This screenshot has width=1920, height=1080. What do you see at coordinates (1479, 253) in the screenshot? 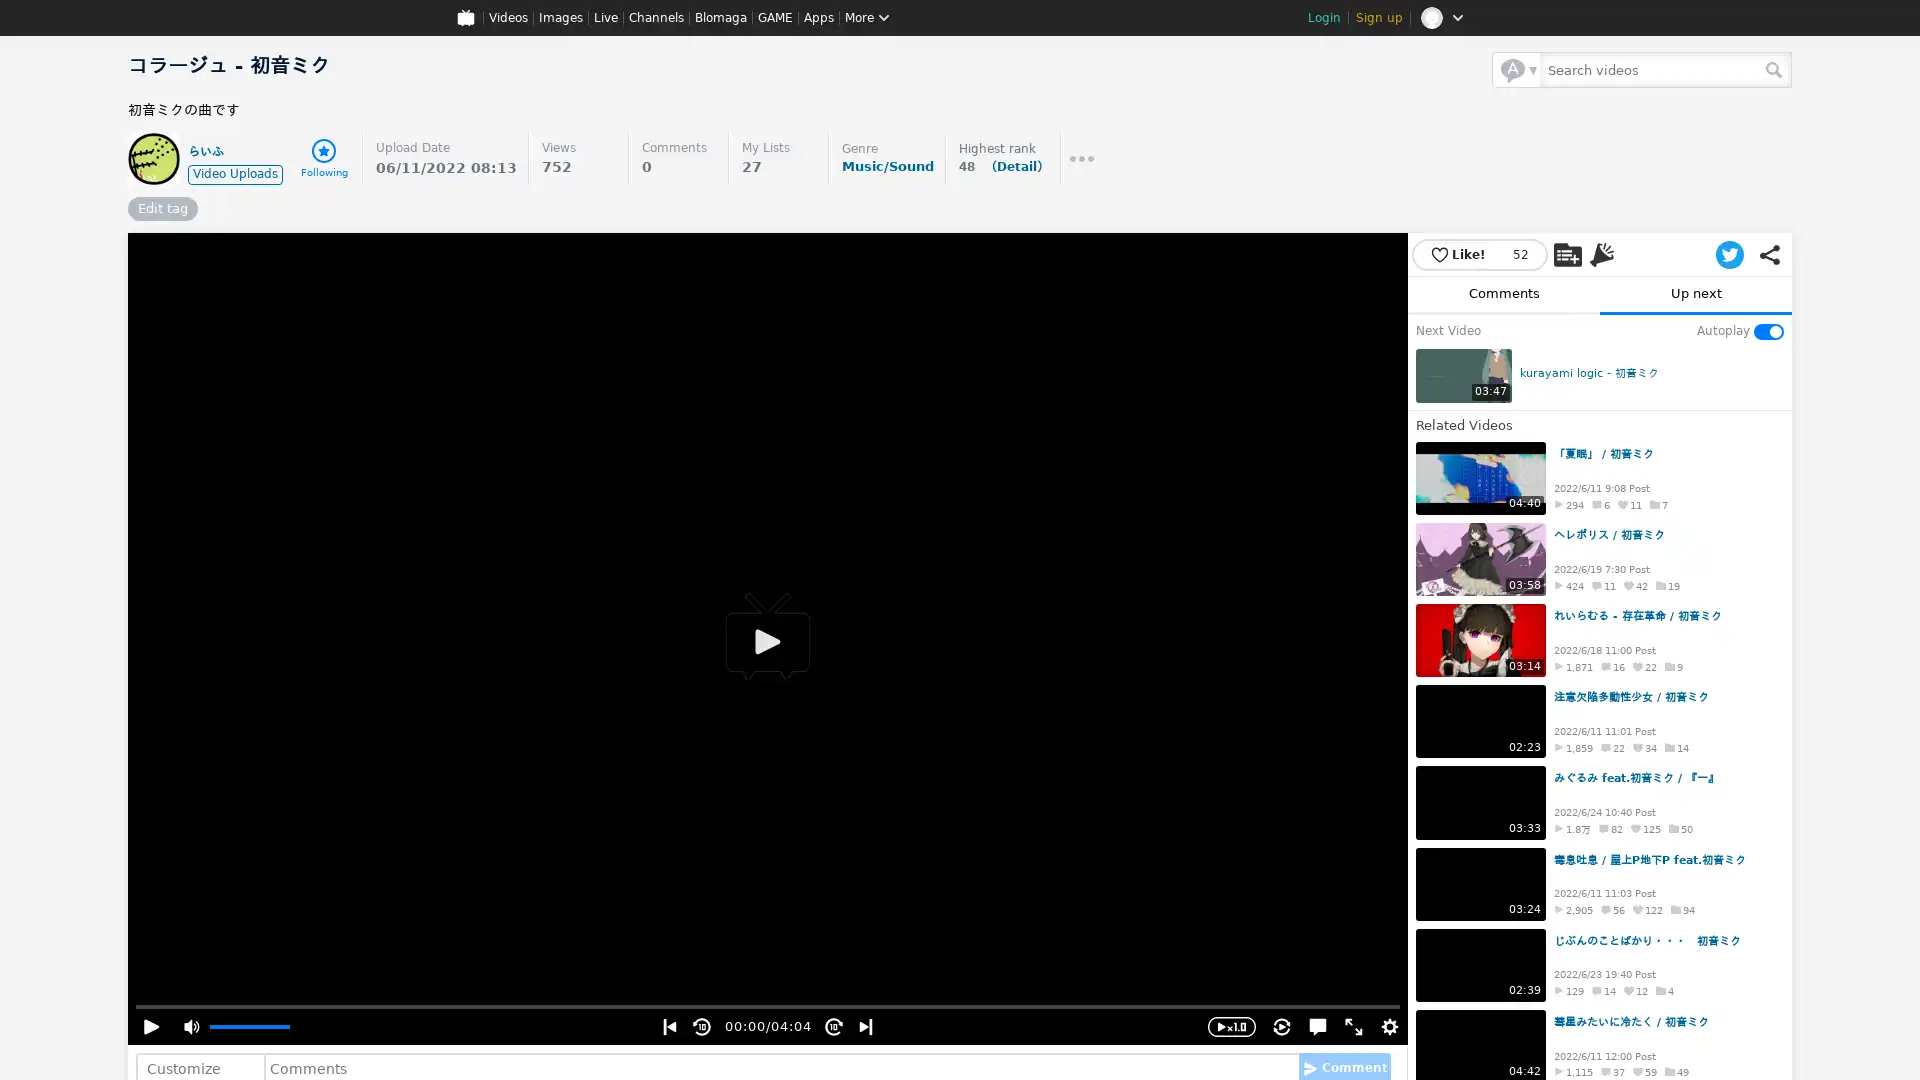
I see `Like! 52` at bounding box center [1479, 253].